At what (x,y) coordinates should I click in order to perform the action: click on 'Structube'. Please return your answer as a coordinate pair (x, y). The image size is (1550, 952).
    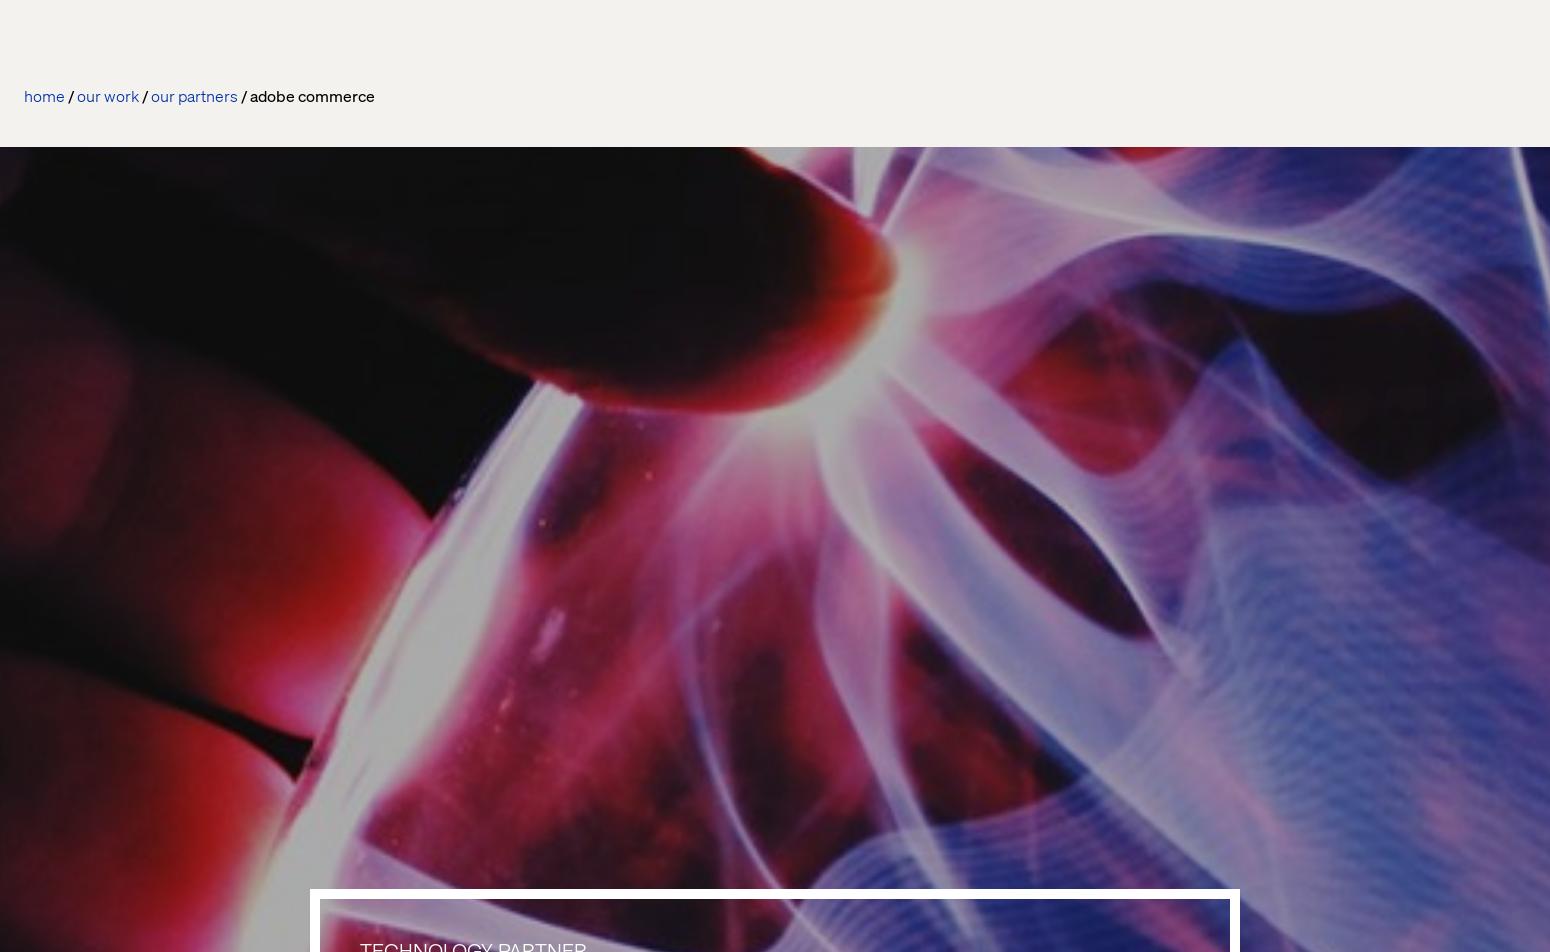
    Looking at the image, I should click on (1188, 825).